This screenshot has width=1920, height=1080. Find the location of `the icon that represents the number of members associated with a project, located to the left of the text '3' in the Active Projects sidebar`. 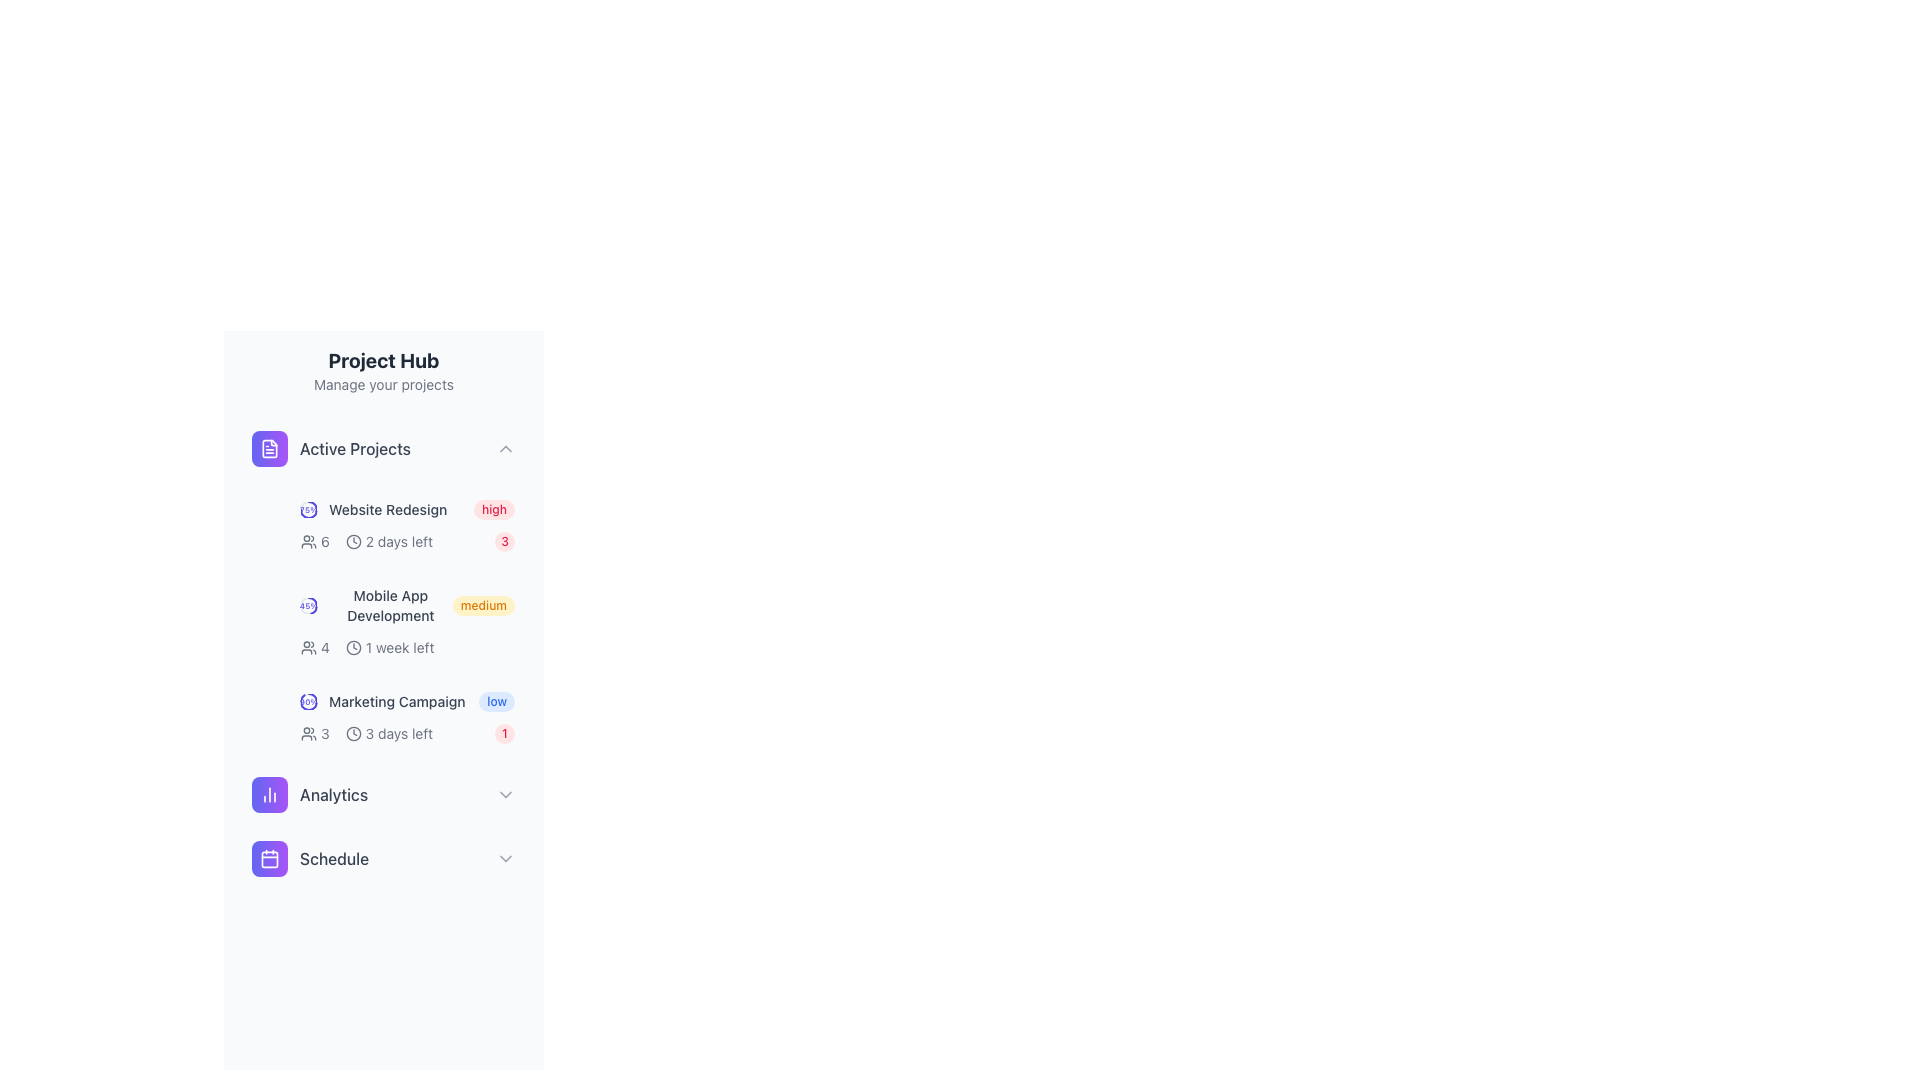

the icon that represents the number of members associated with a project, located to the left of the text '3' in the Active Projects sidebar is located at coordinates (307, 733).